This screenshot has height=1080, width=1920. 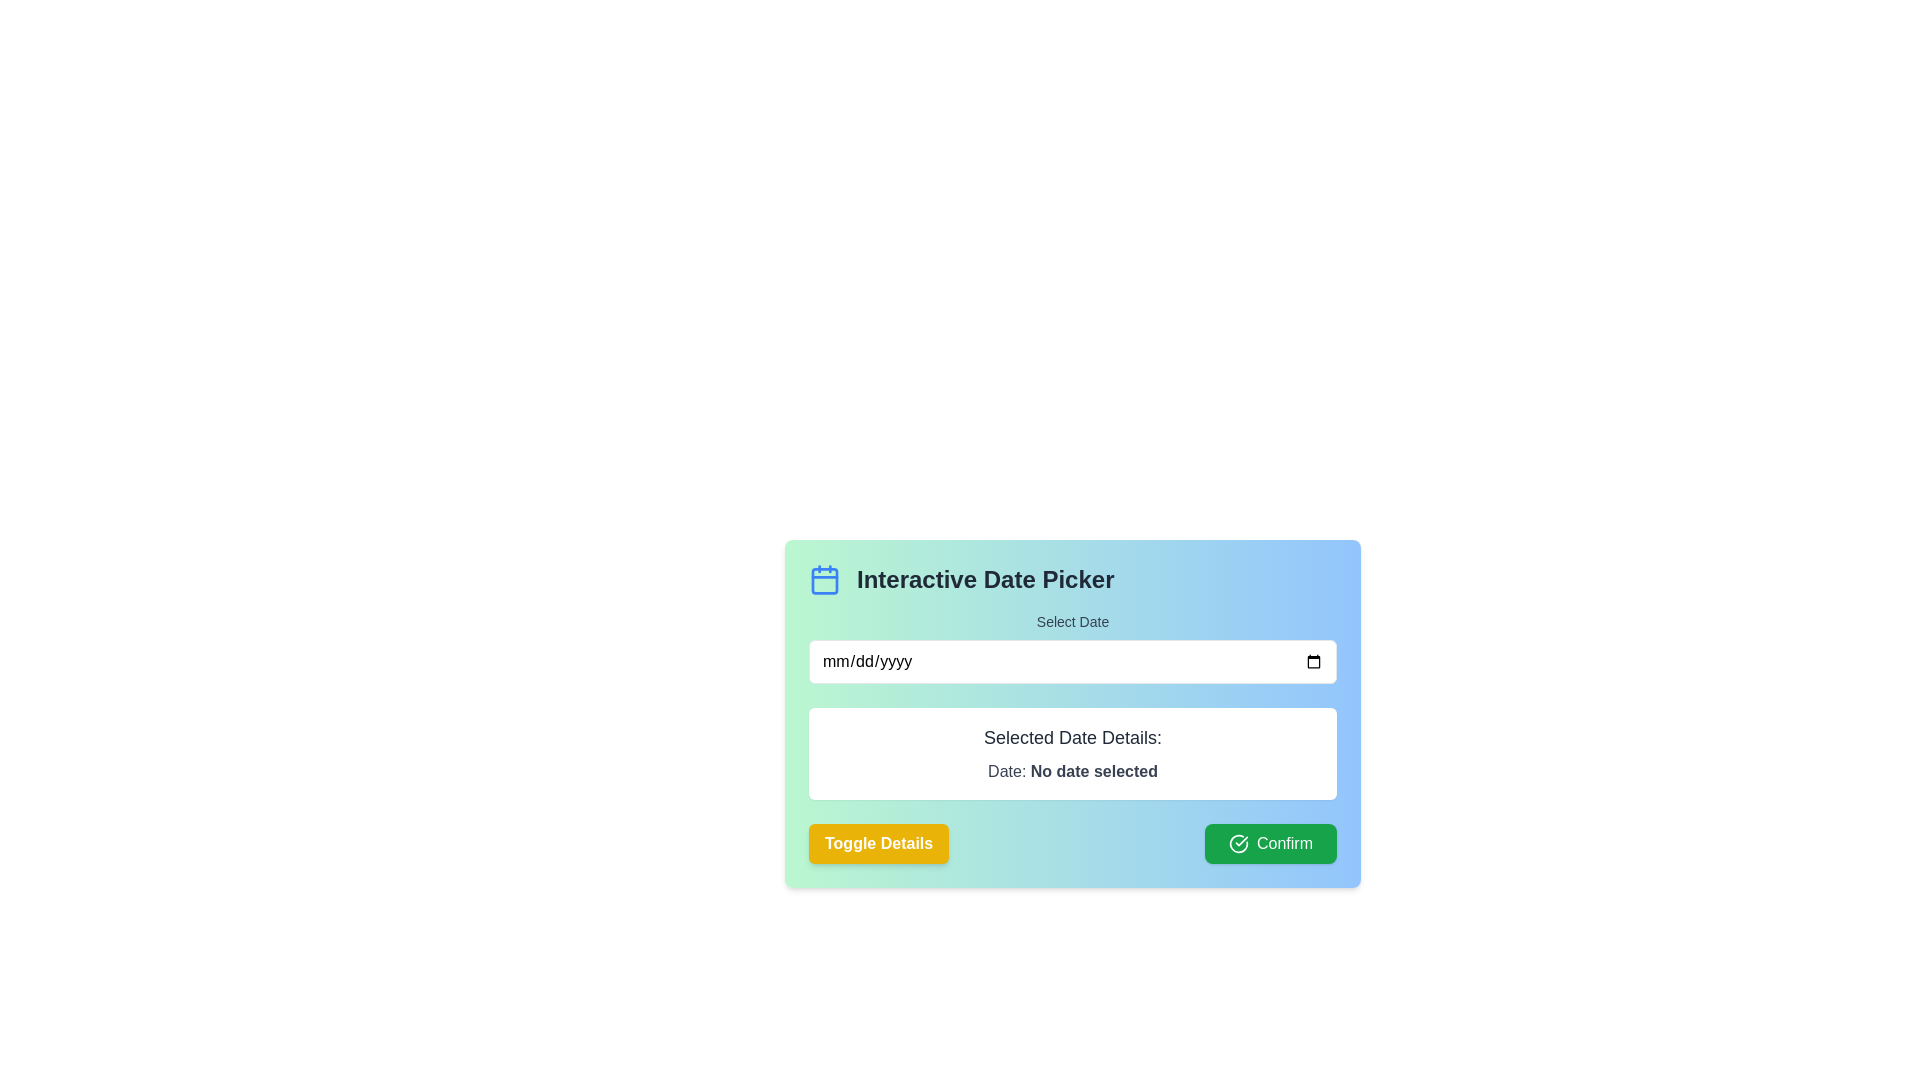 I want to click on the Text Label indicating the absence of a selected date in the 'Selected Date Details' panel, so click(x=1093, y=770).